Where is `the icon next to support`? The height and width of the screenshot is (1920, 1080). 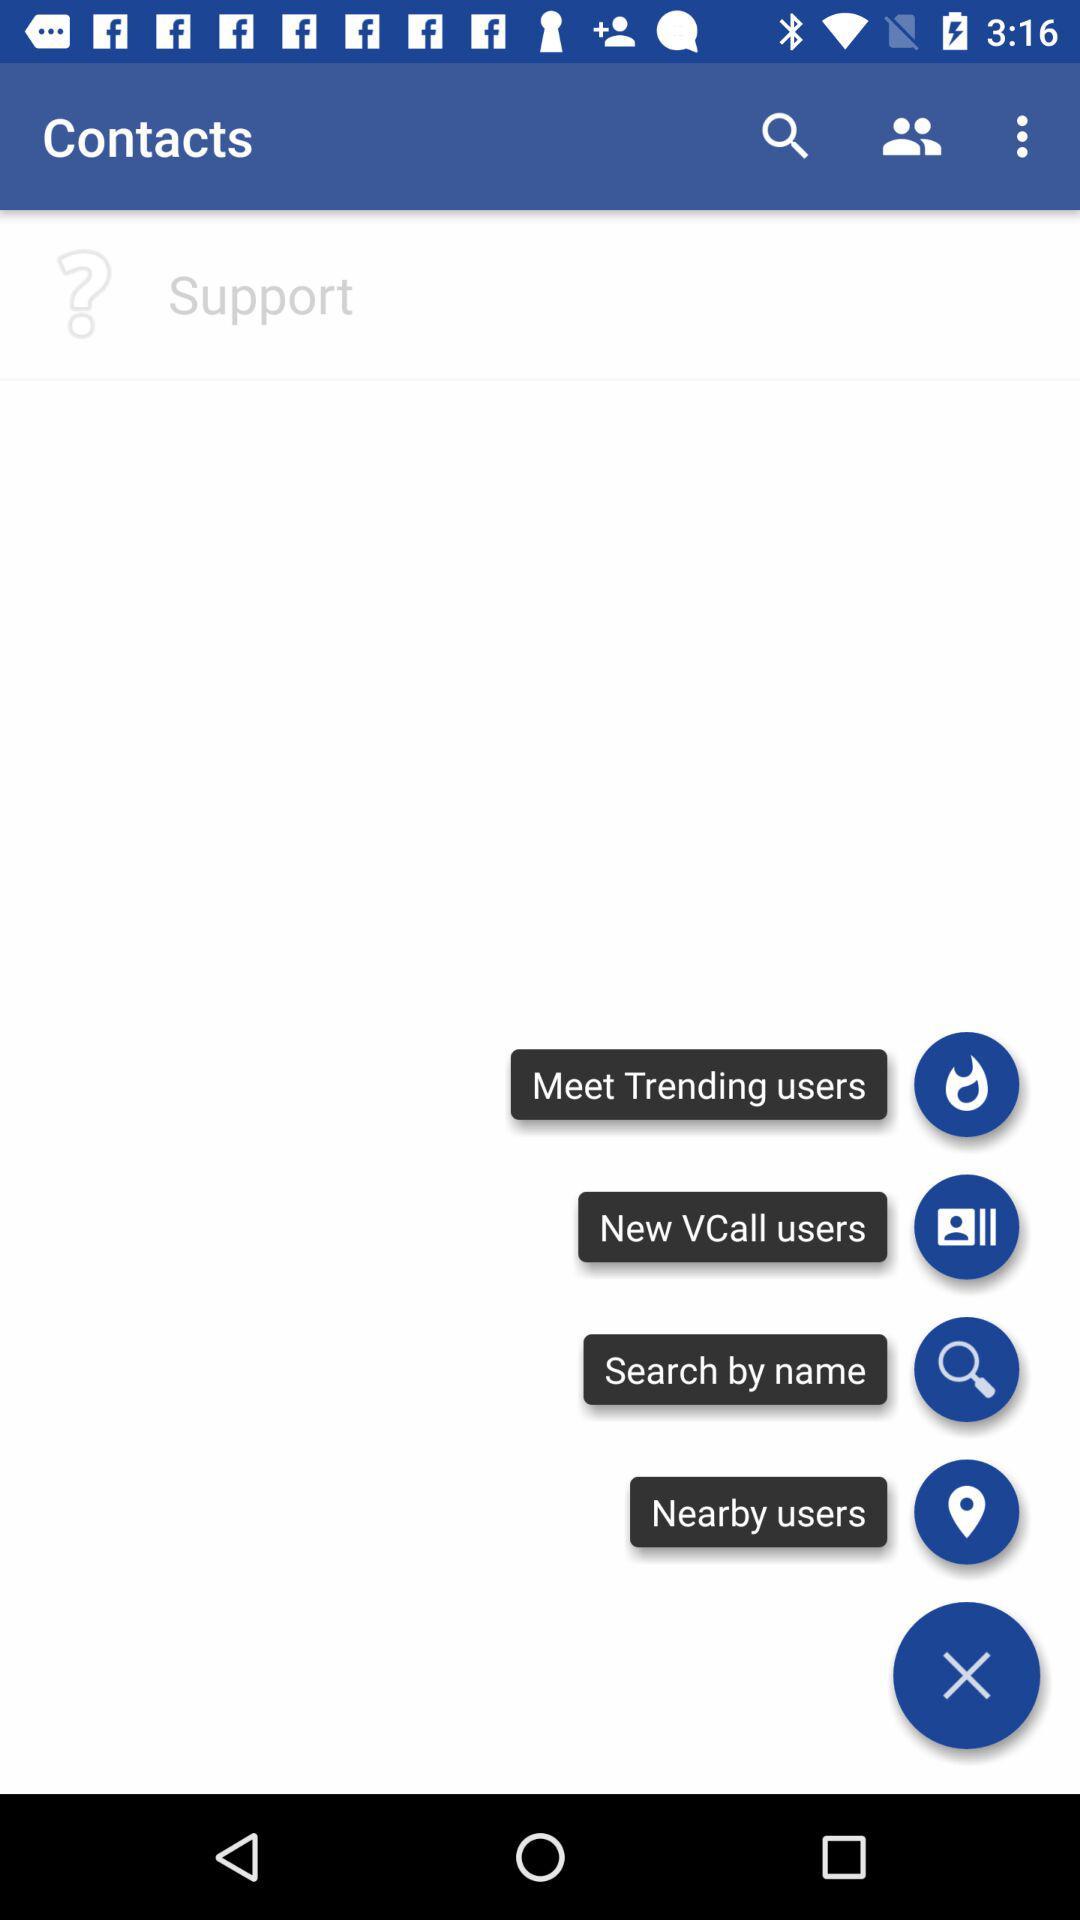
the icon next to support is located at coordinates (83, 292).